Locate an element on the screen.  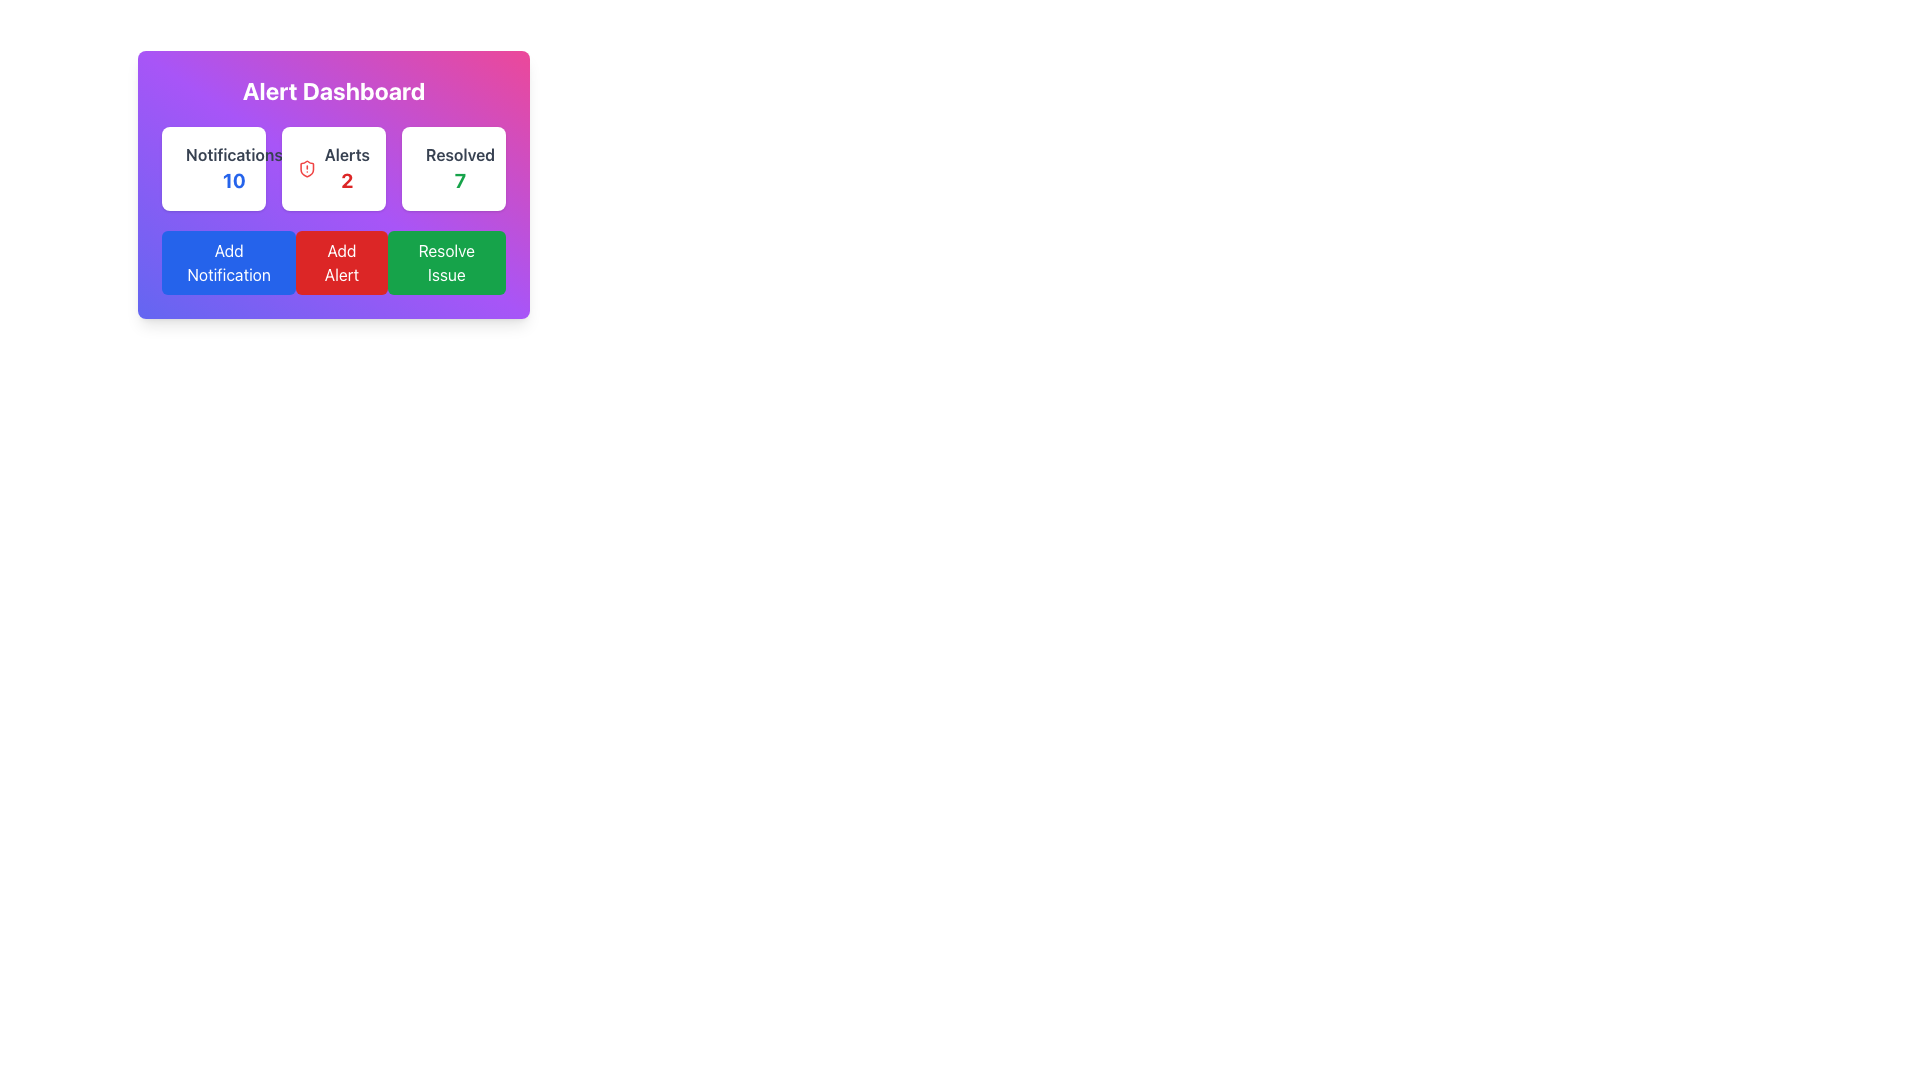
the leftmost button for adding a new notification is located at coordinates (229, 261).